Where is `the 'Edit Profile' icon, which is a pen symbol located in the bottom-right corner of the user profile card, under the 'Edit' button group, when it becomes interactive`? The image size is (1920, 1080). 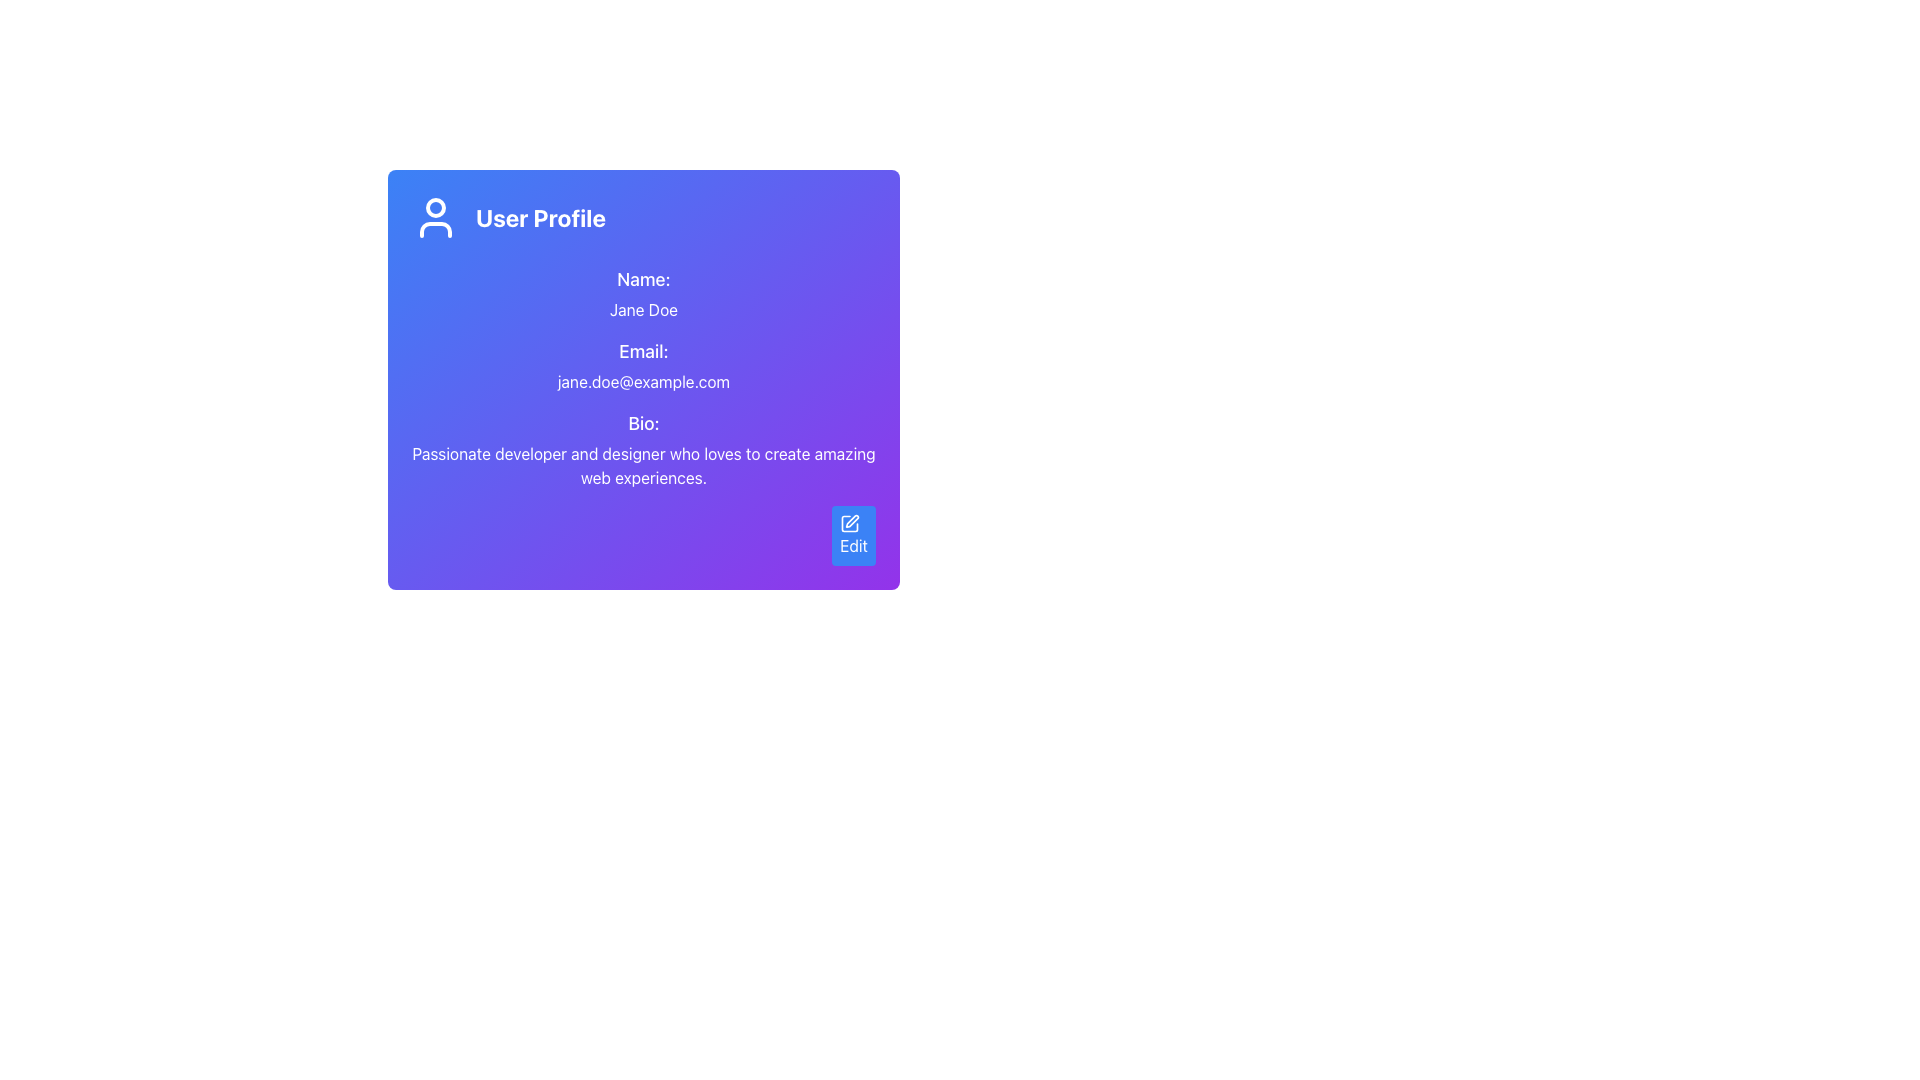
the 'Edit Profile' icon, which is a pen symbol located in the bottom-right corner of the user profile card, under the 'Edit' button group, when it becomes interactive is located at coordinates (851, 519).